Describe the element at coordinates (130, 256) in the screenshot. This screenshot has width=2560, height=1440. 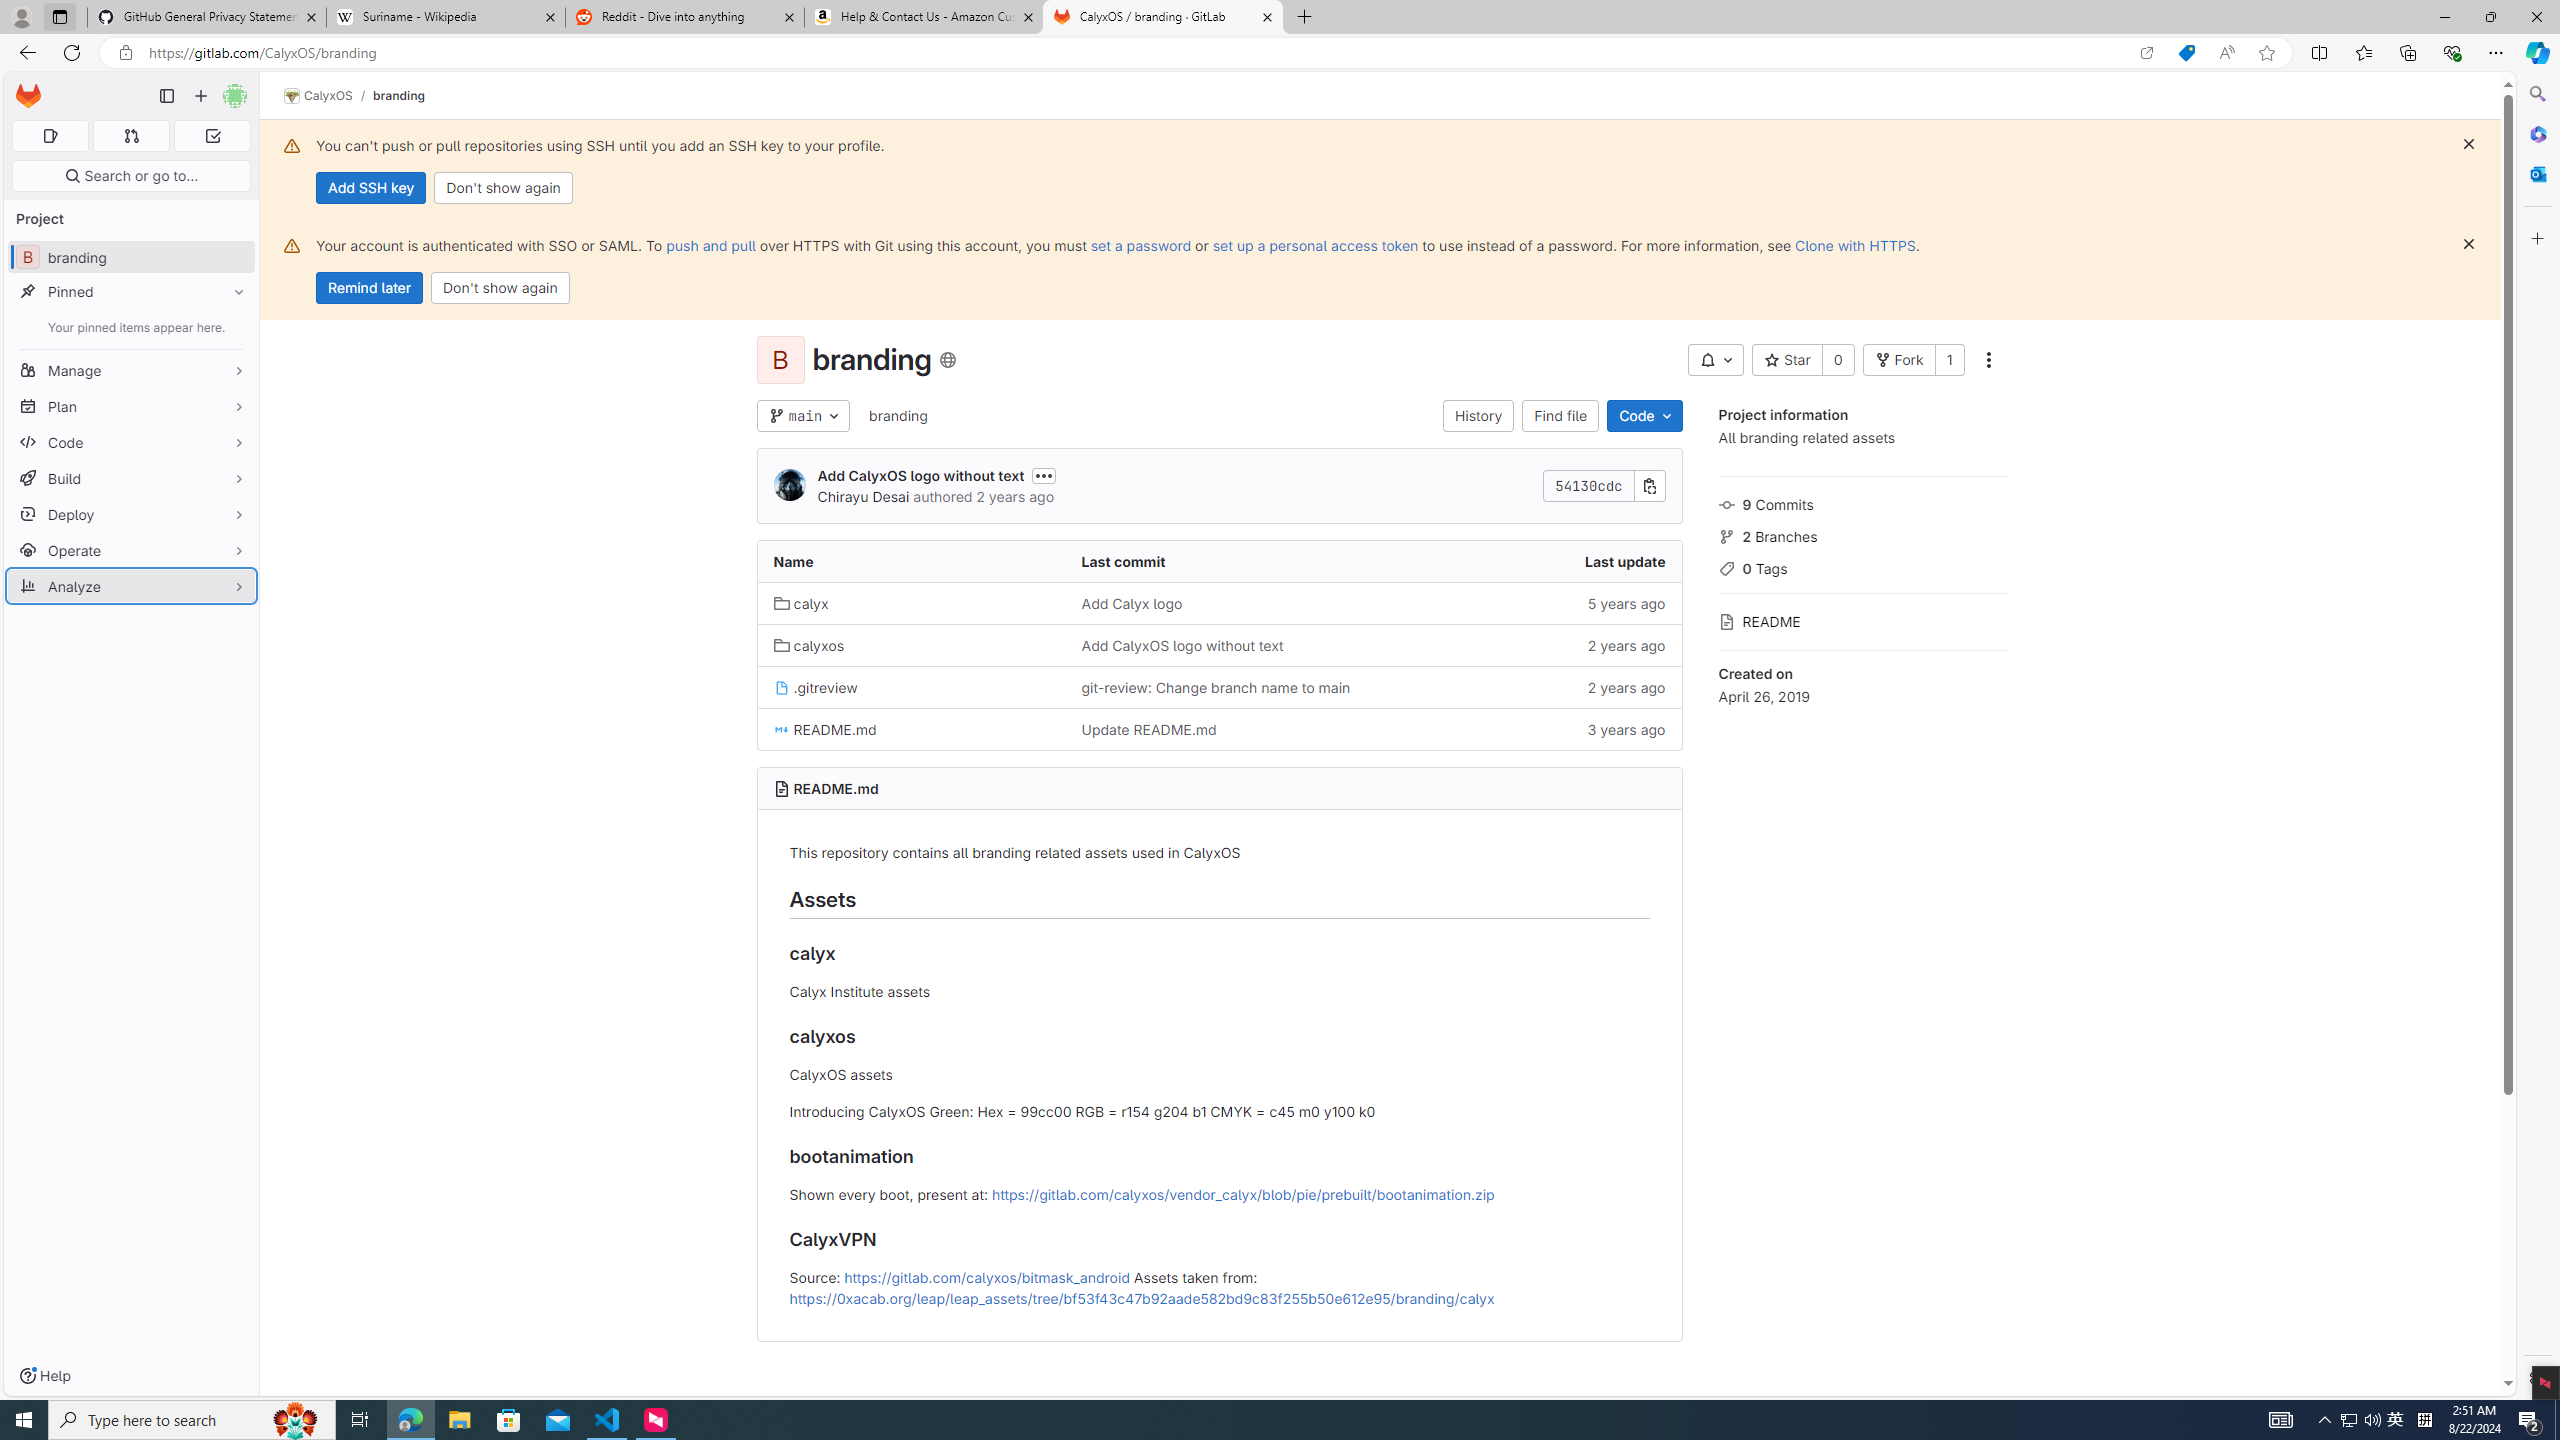
I see `'Bbranding'` at that location.